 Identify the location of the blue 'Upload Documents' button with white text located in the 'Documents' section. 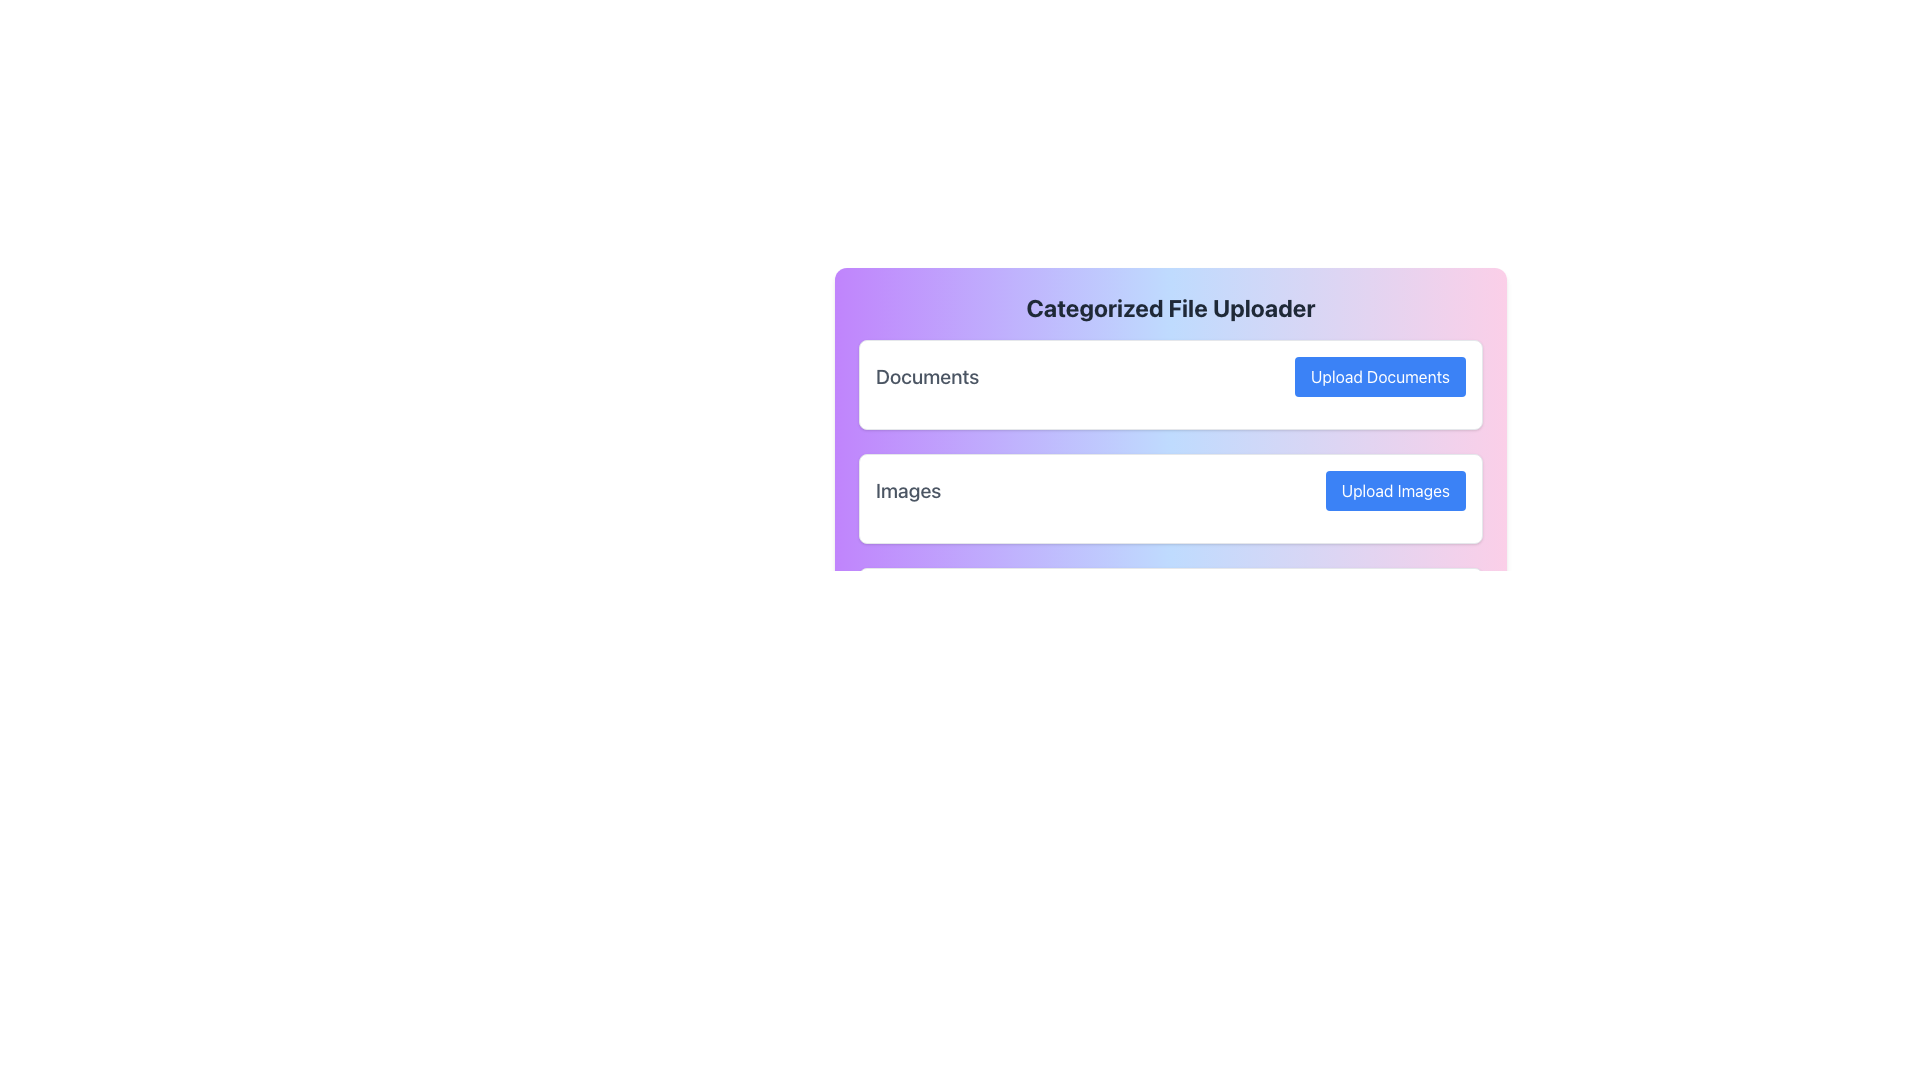
(1379, 377).